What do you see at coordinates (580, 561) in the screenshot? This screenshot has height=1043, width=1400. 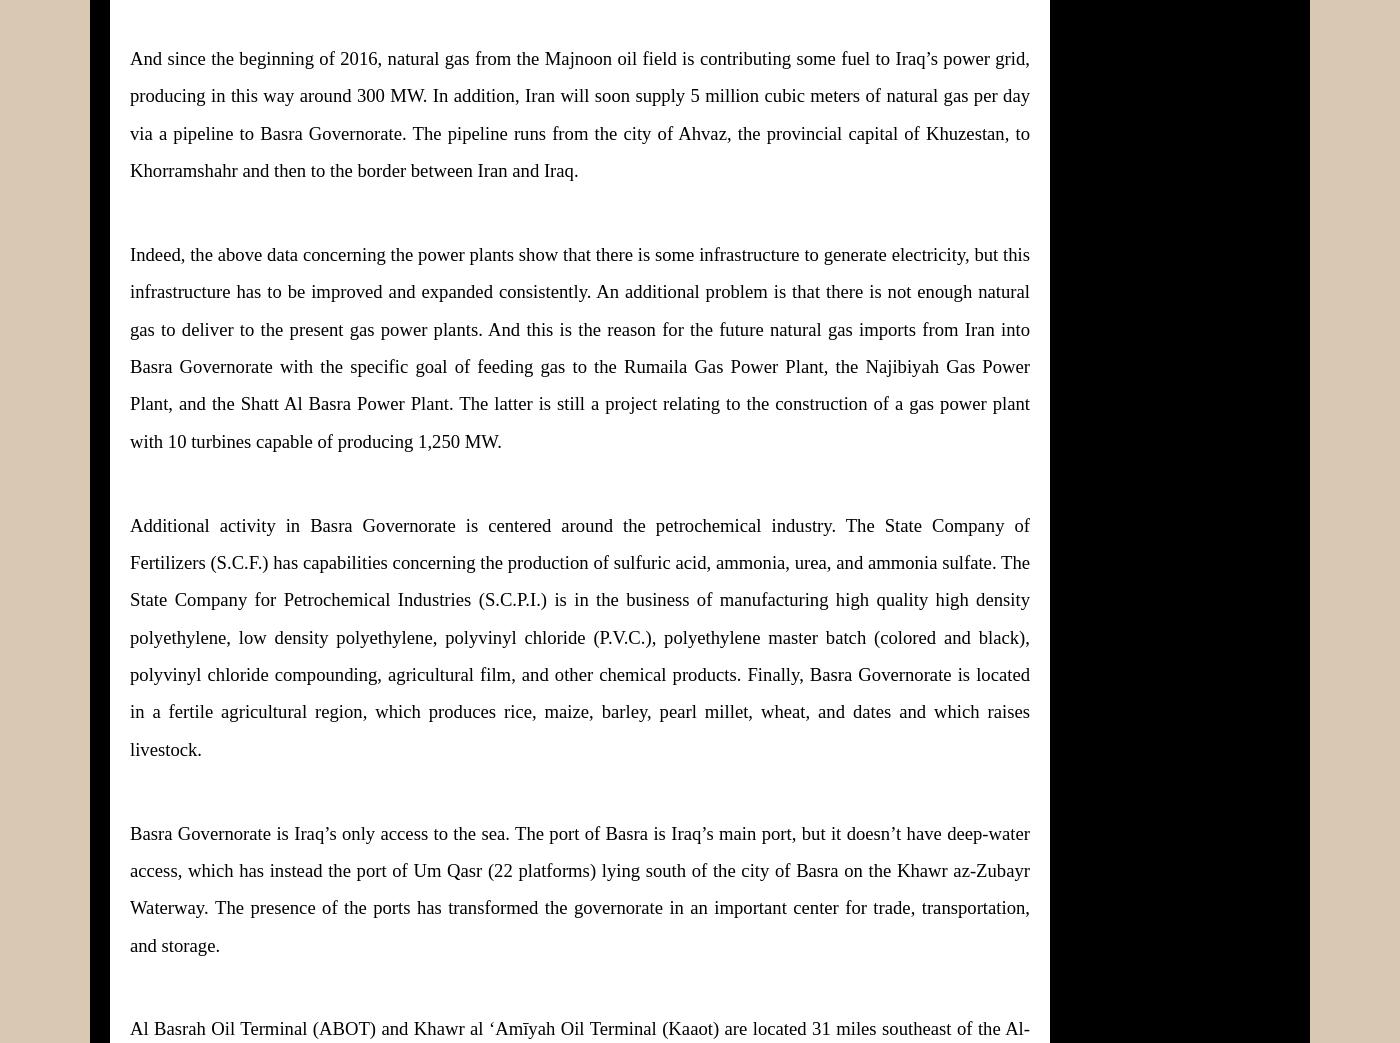 I see `'Additional
activity in Basra Governorate is centered around the petrochemical industry.
The State Company of Fertilizers (S.C.F.) has capabilities concerning the
production of sulfuric acid, ammonia, urea, and ammonia sulfate. The State
Company for Petrochemical Industries (S.C.P.I.) is in the business of
manufacturing high quality'` at bounding box center [580, 561].